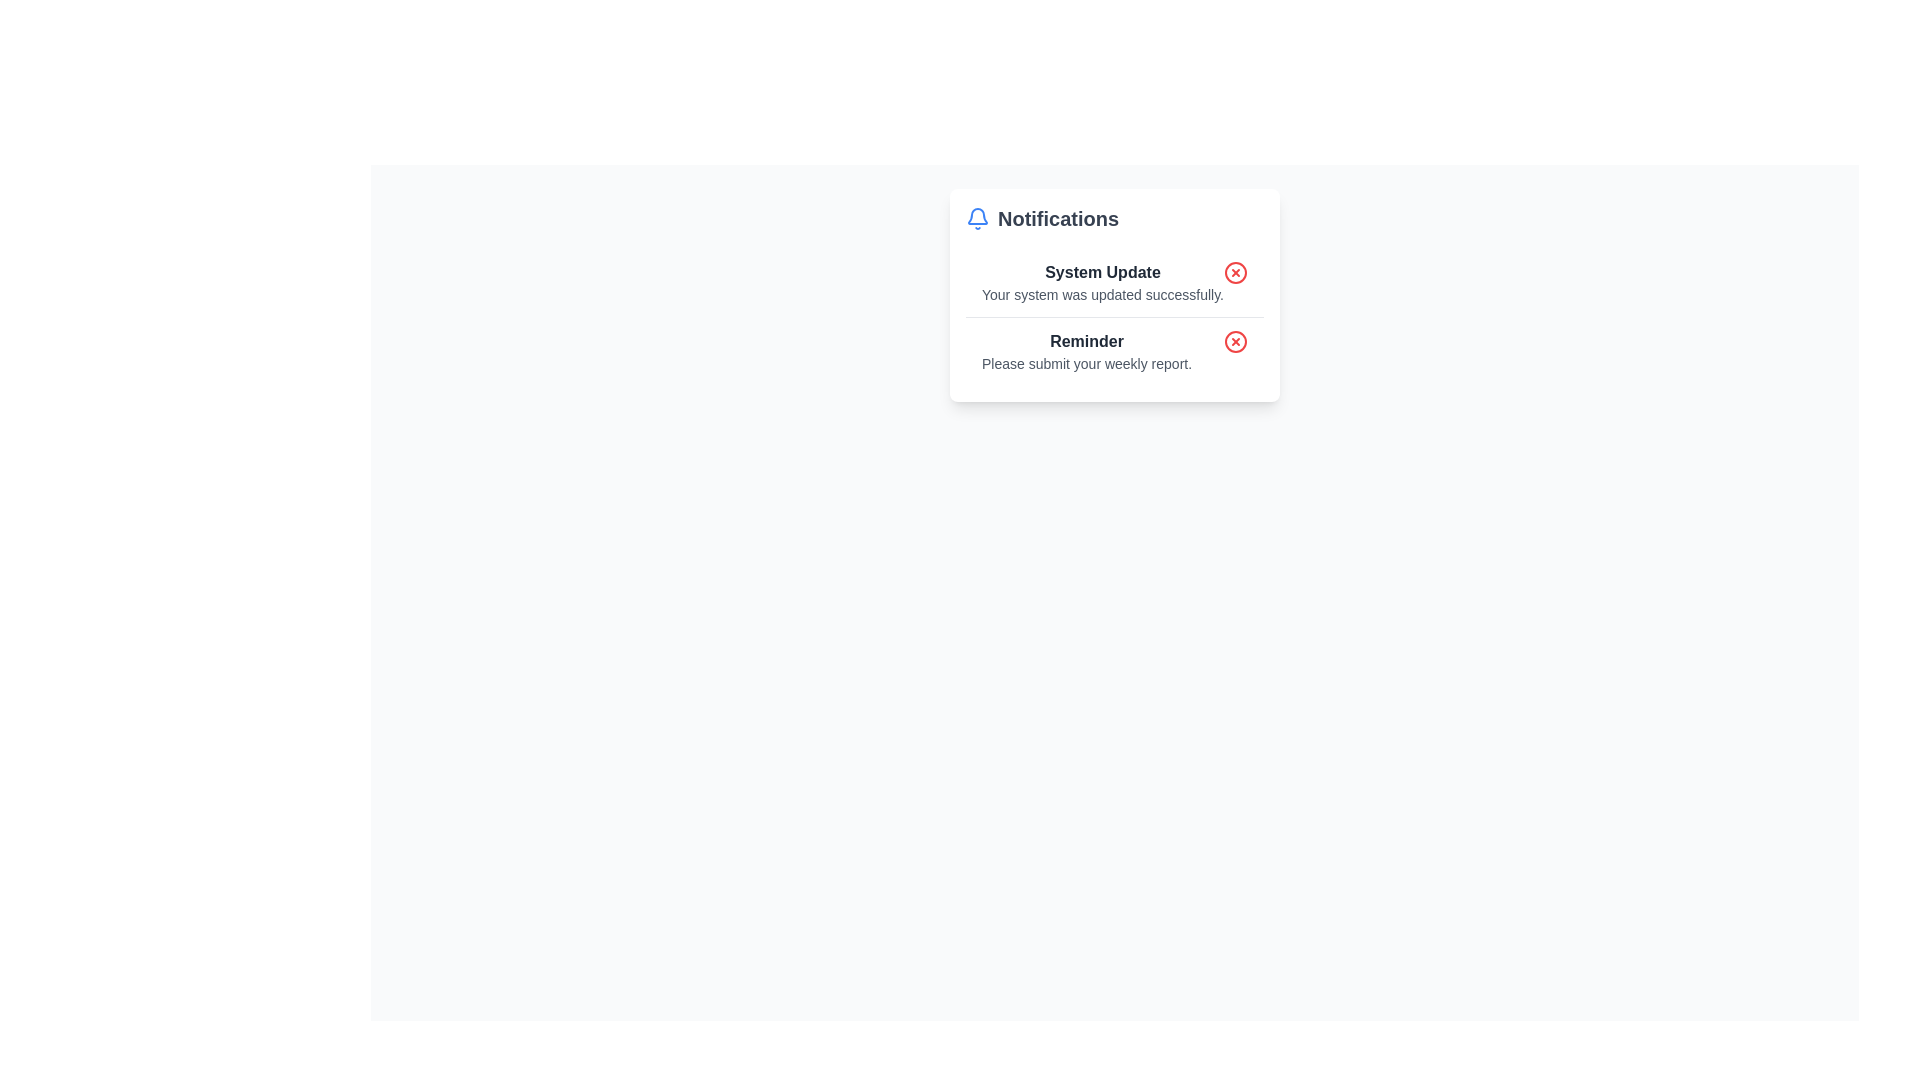 Image resolution: width=1920 pixels, height=1080 pixels. Describe the element at coordinates (1086, 350) in the screenshot. I see `the notification message reminding the user to submit the weekly report, located inside the second notification entry of the Notifications panel` at that location.